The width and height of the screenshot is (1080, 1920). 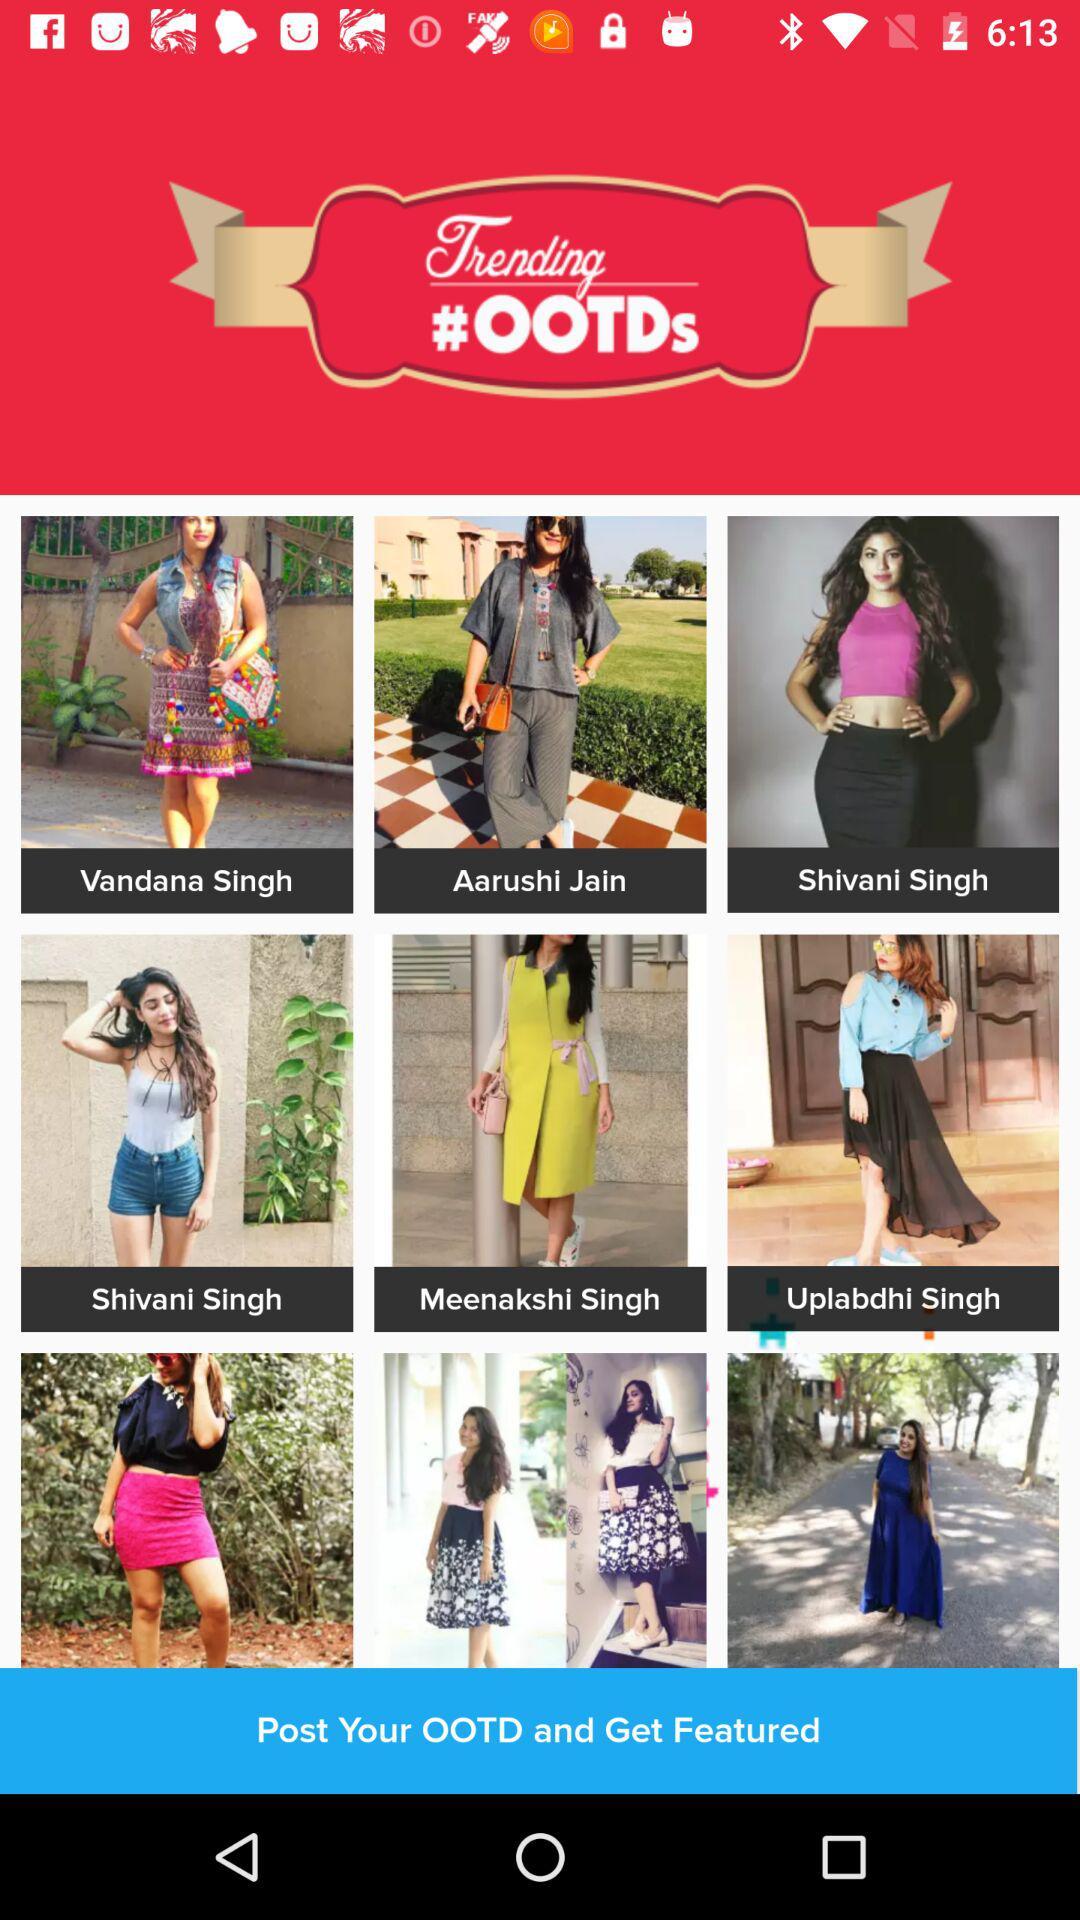 What do you see at coordinates (892, 1099) in the screenshot?
I see `the personality` at bounding box center [892, 1099].